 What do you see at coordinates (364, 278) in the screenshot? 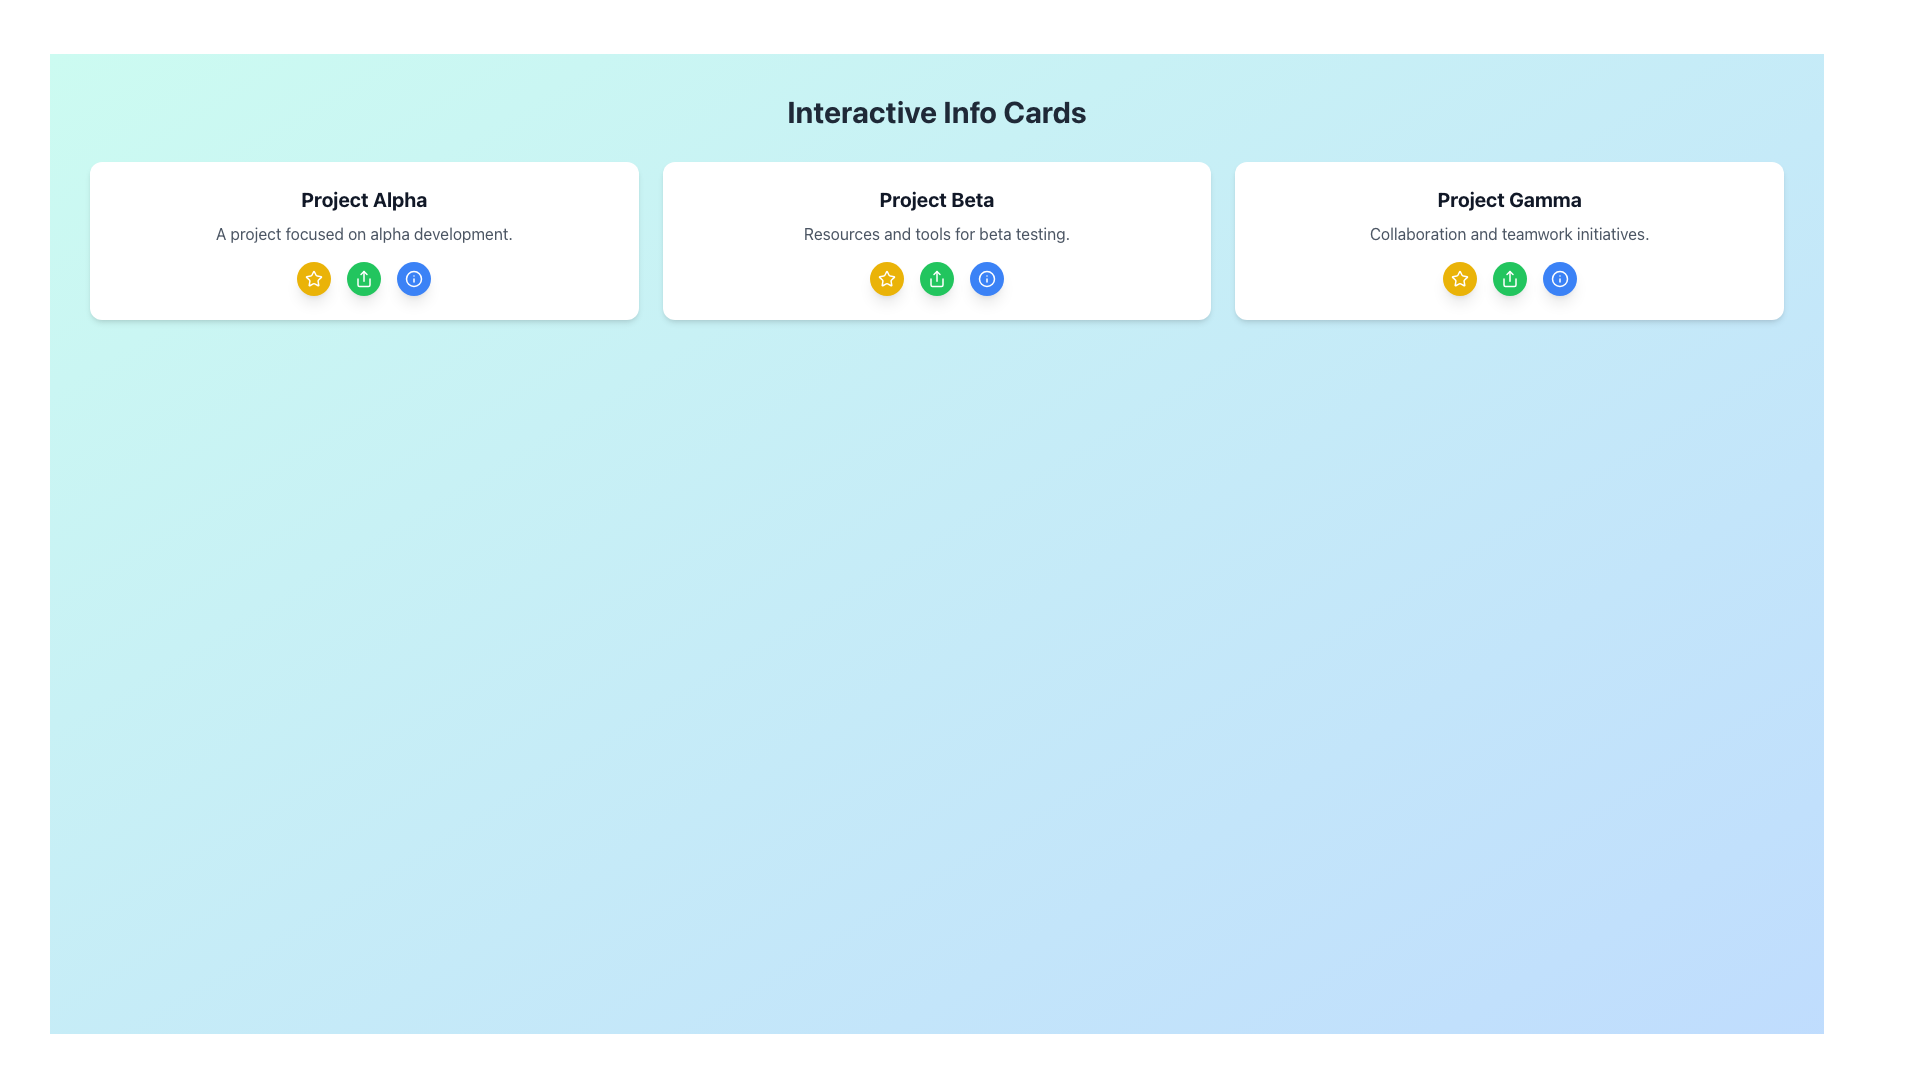
I see `the green circular button with an upward arrow icon, which is the second button in a horizontal sequence below the 'A project focused on alpha development.' text` at bounding box center [364, 278].